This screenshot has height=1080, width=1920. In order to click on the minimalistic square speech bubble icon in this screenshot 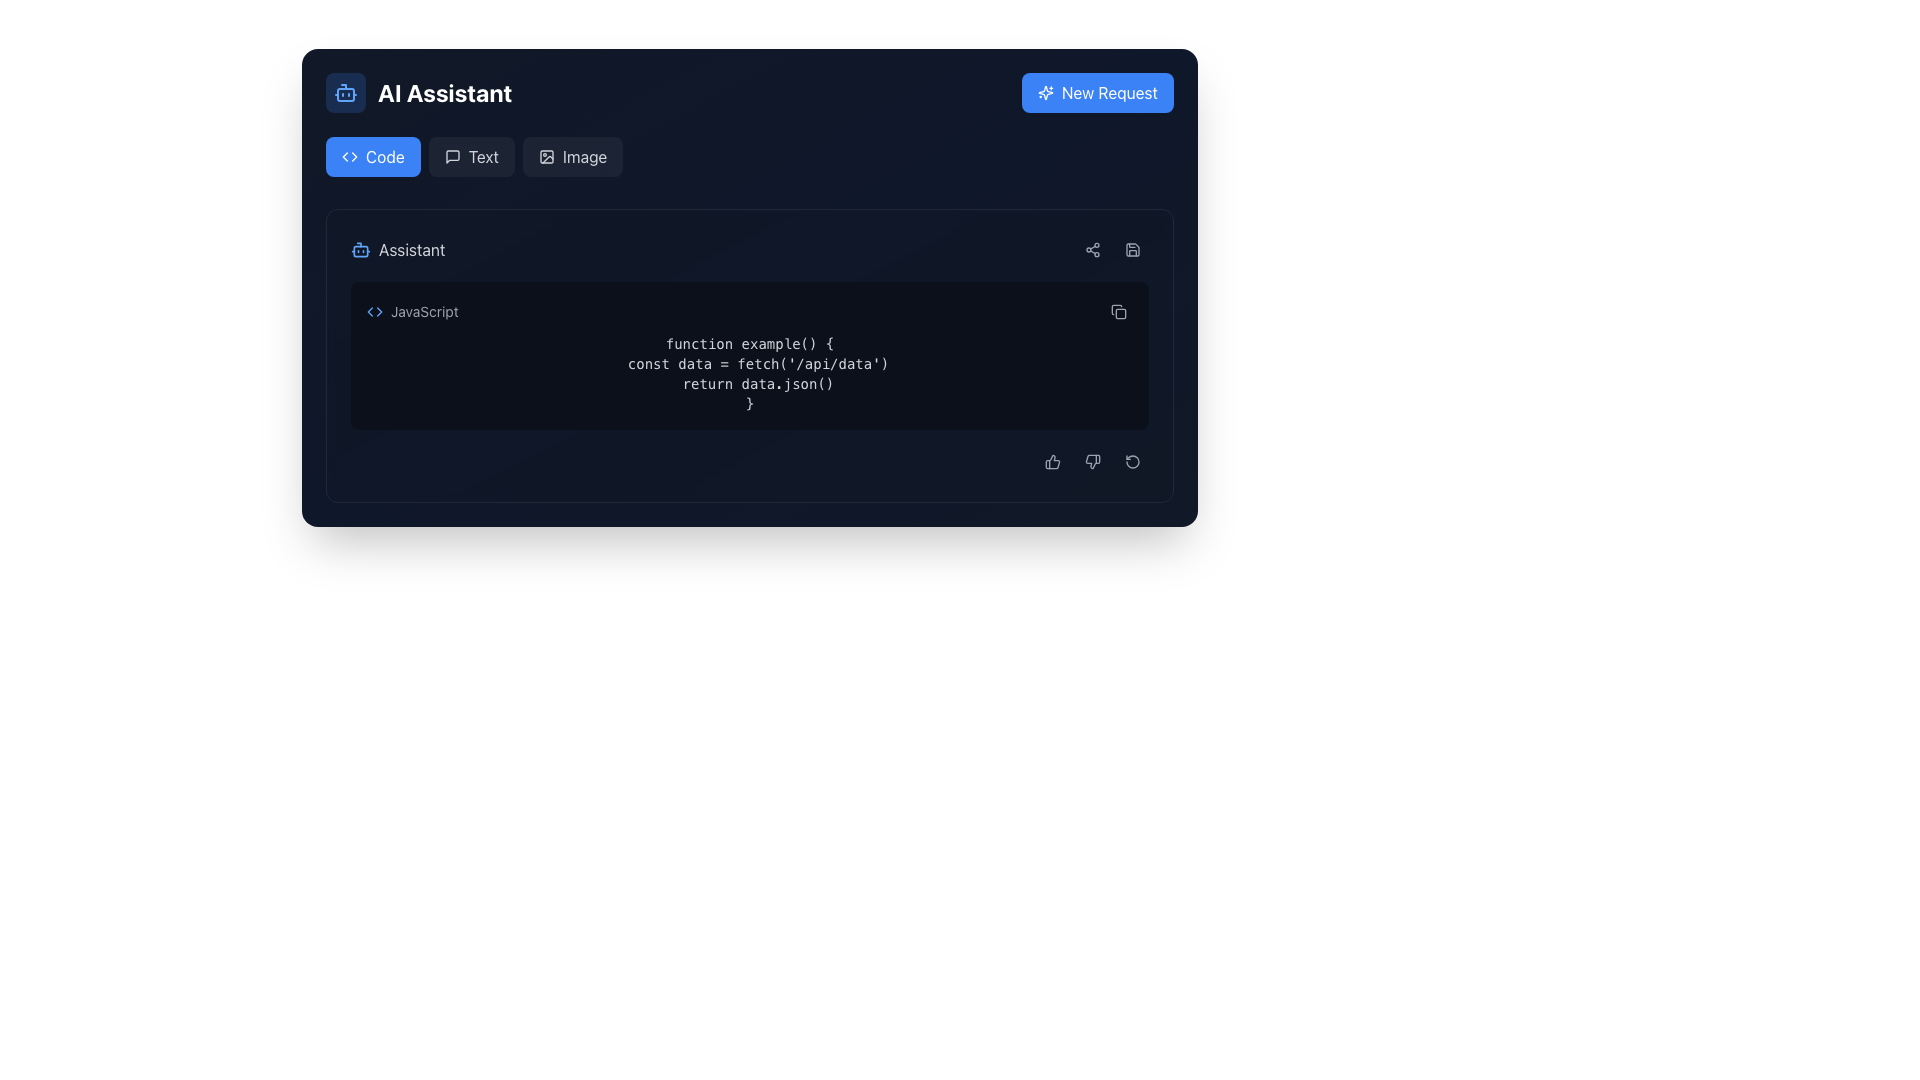, I will do `click(451, 156)`.